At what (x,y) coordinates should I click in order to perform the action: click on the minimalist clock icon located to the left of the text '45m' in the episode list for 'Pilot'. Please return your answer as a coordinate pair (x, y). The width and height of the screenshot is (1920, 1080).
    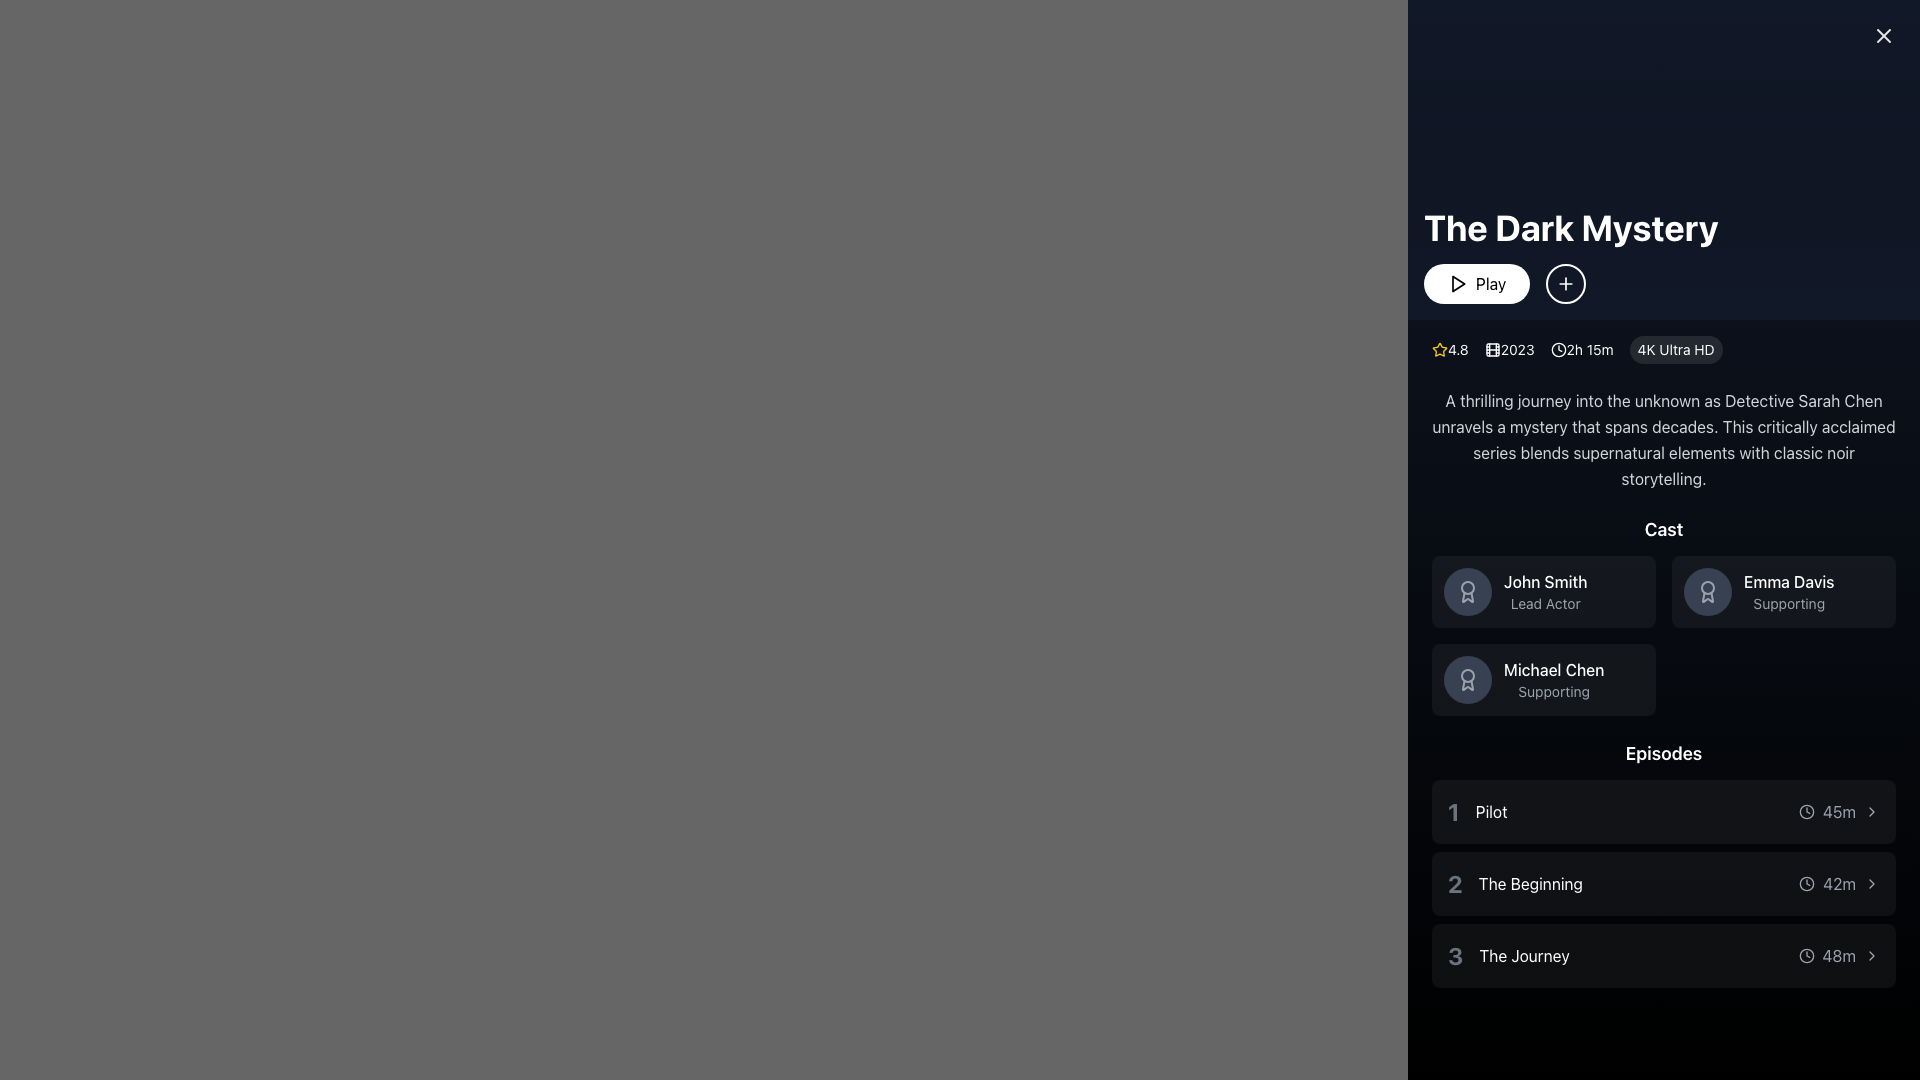
    Looking at the image, I should click on (1806, 812).